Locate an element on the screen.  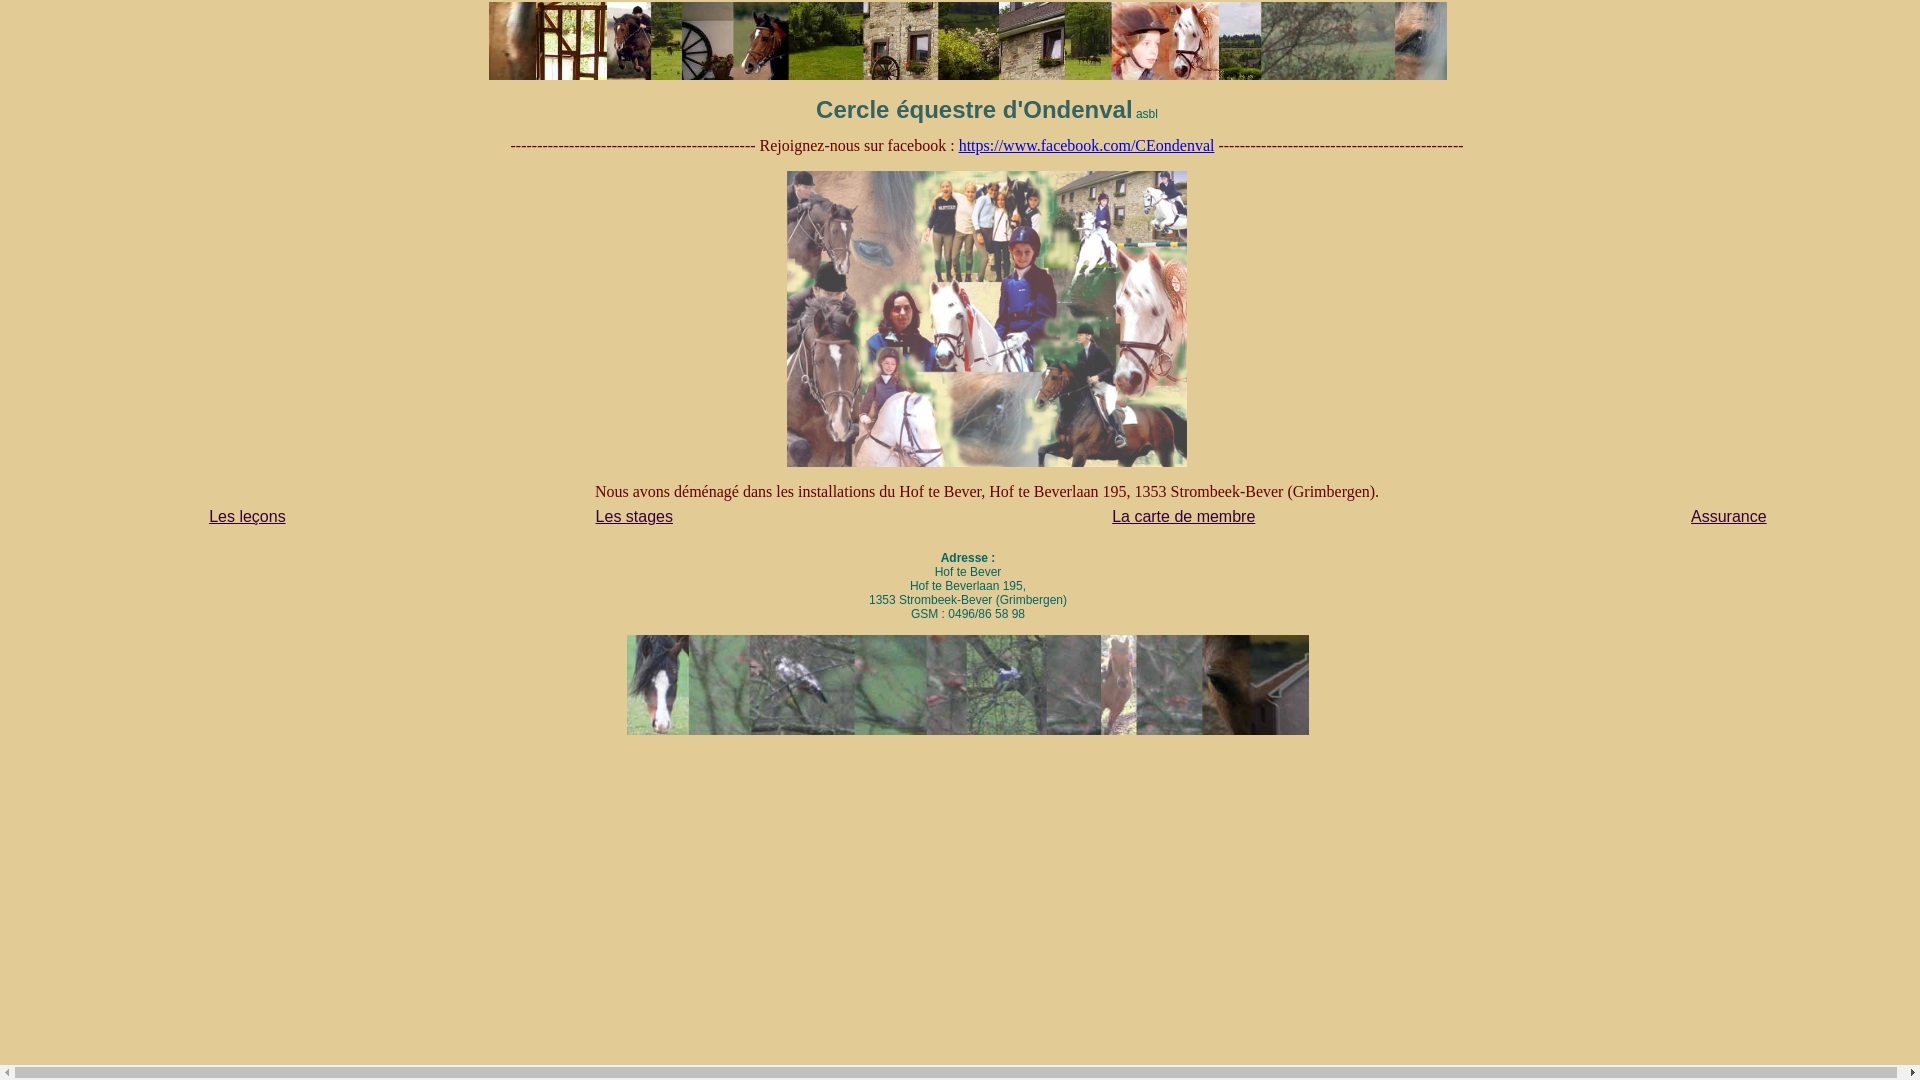
'La carte de membre' is located at coordinates (1183, 515).